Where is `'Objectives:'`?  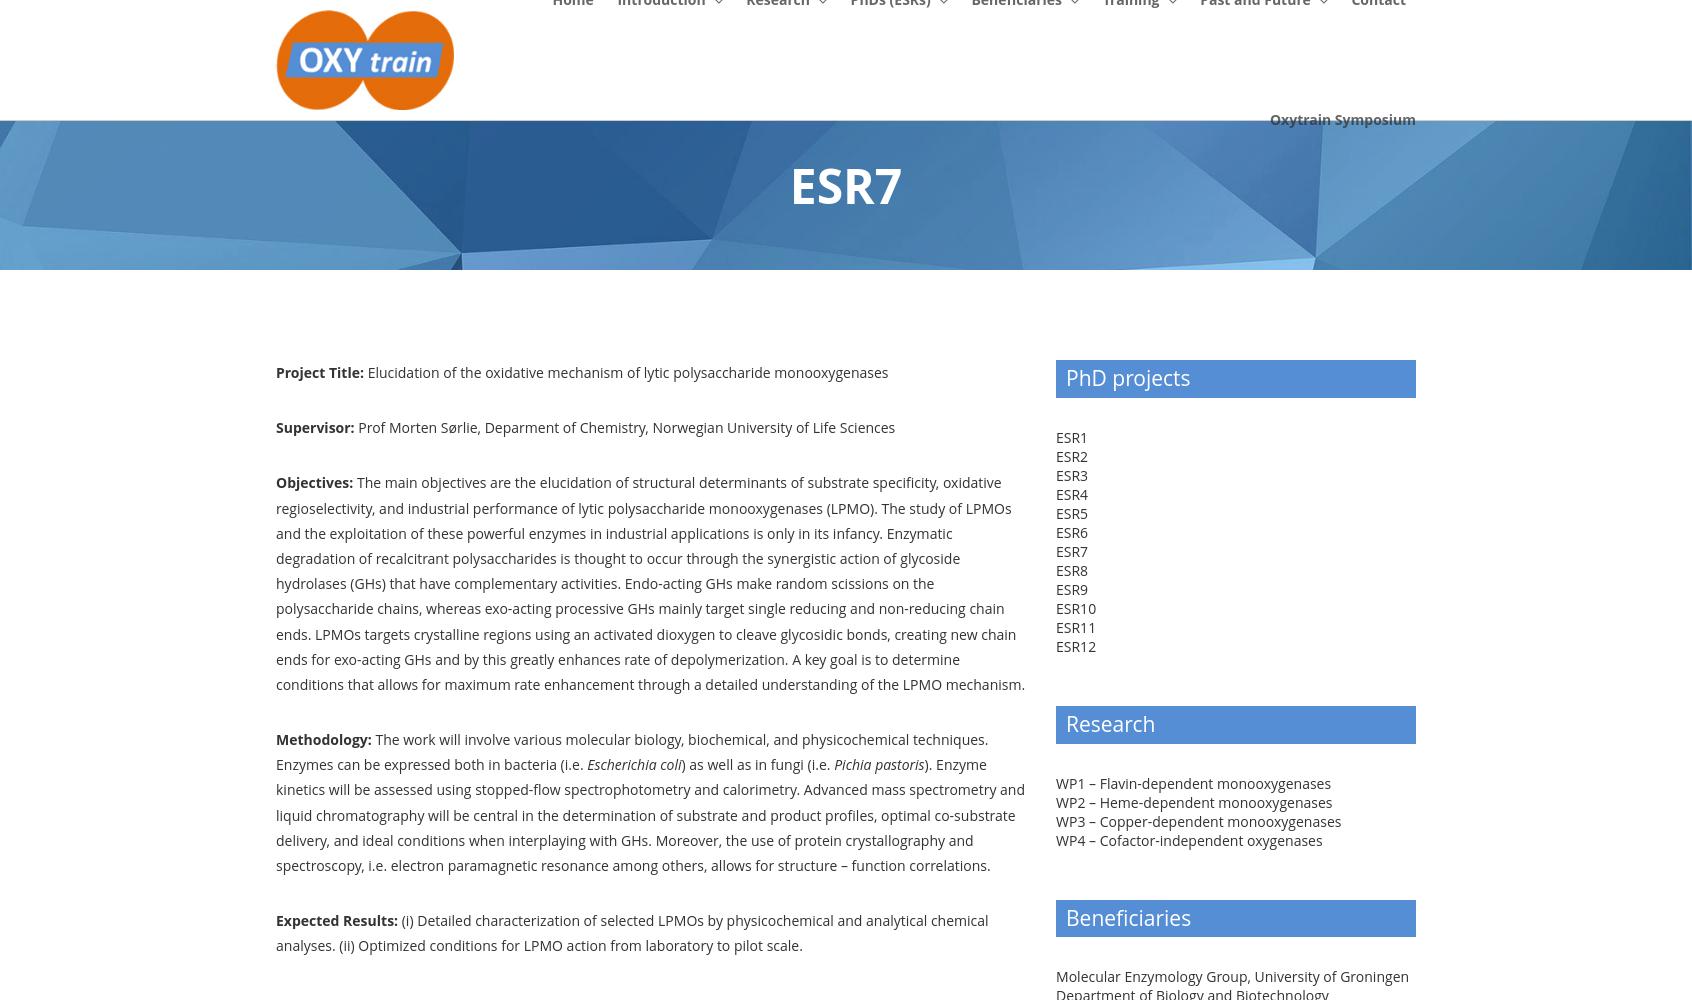 'Objectives:' is located at coordinates (315, 481).